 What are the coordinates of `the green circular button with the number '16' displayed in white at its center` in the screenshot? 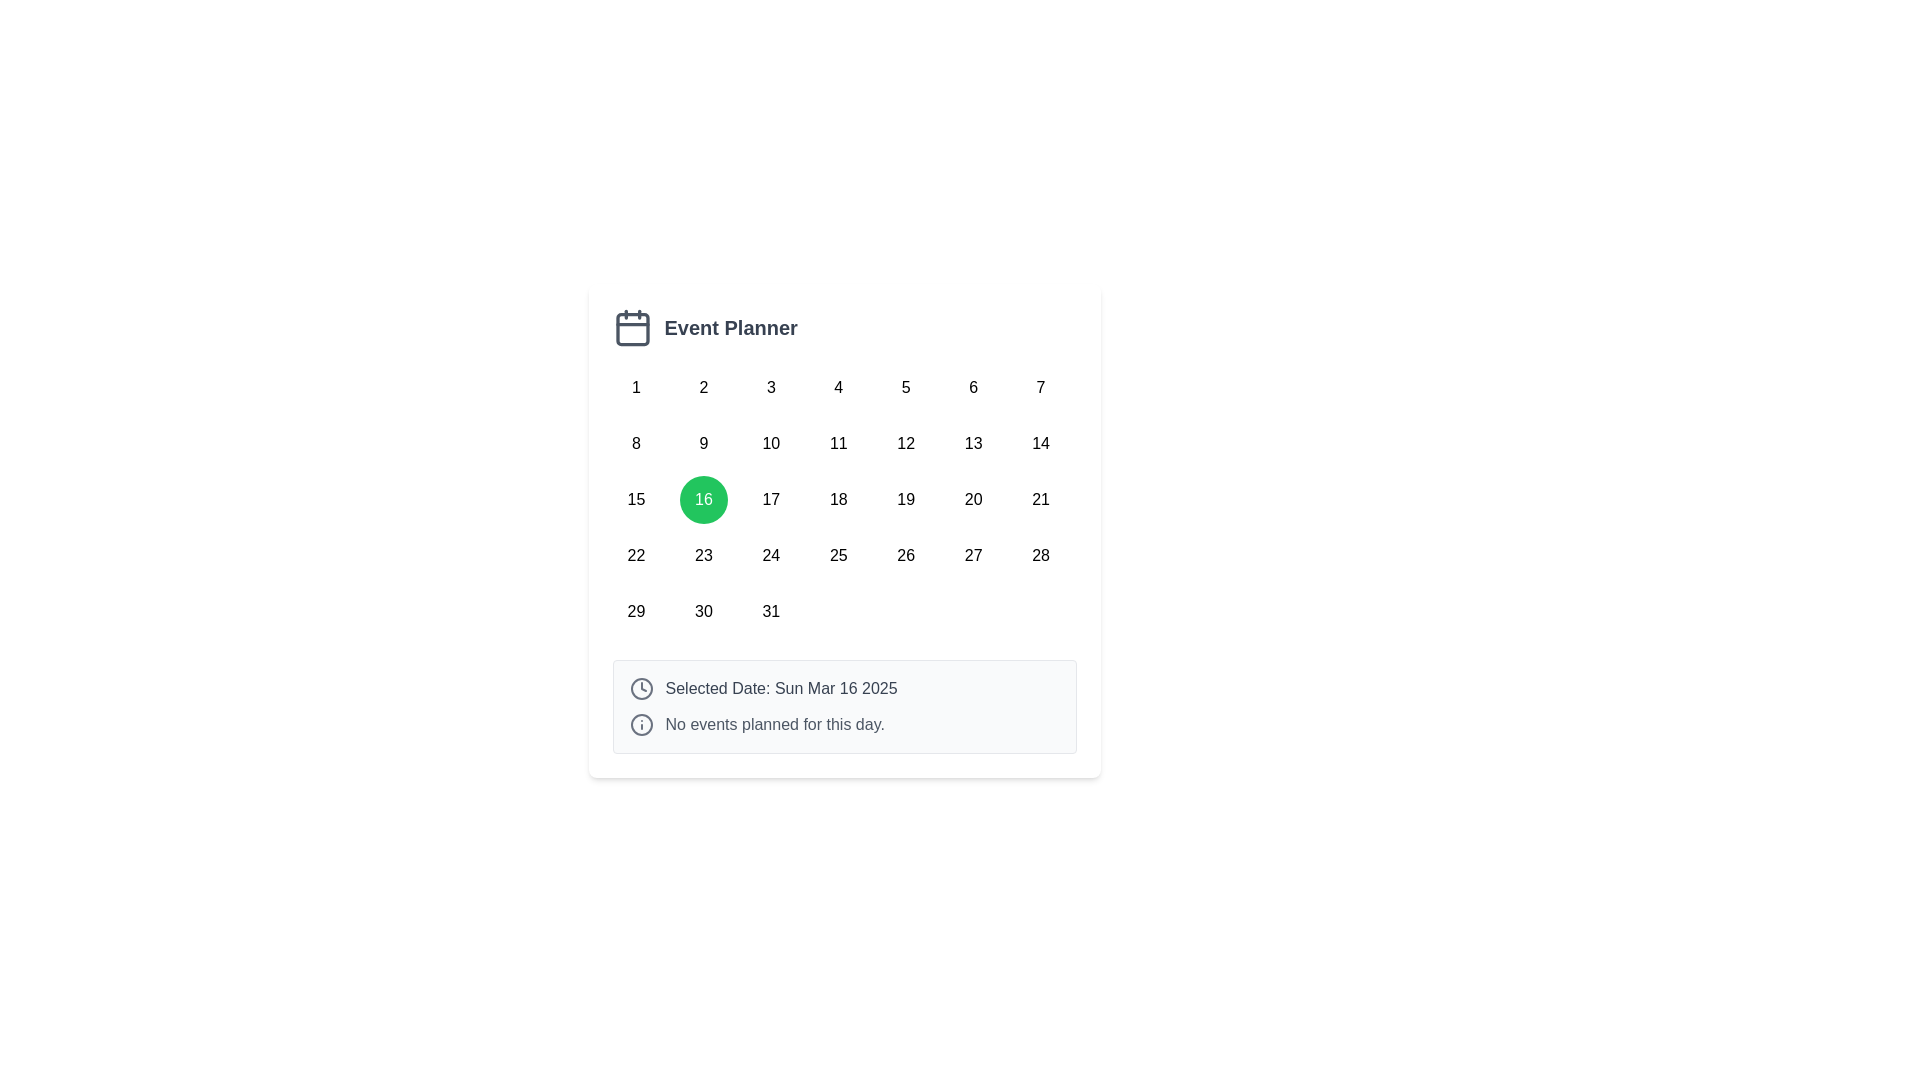 It's located at (703, 499).